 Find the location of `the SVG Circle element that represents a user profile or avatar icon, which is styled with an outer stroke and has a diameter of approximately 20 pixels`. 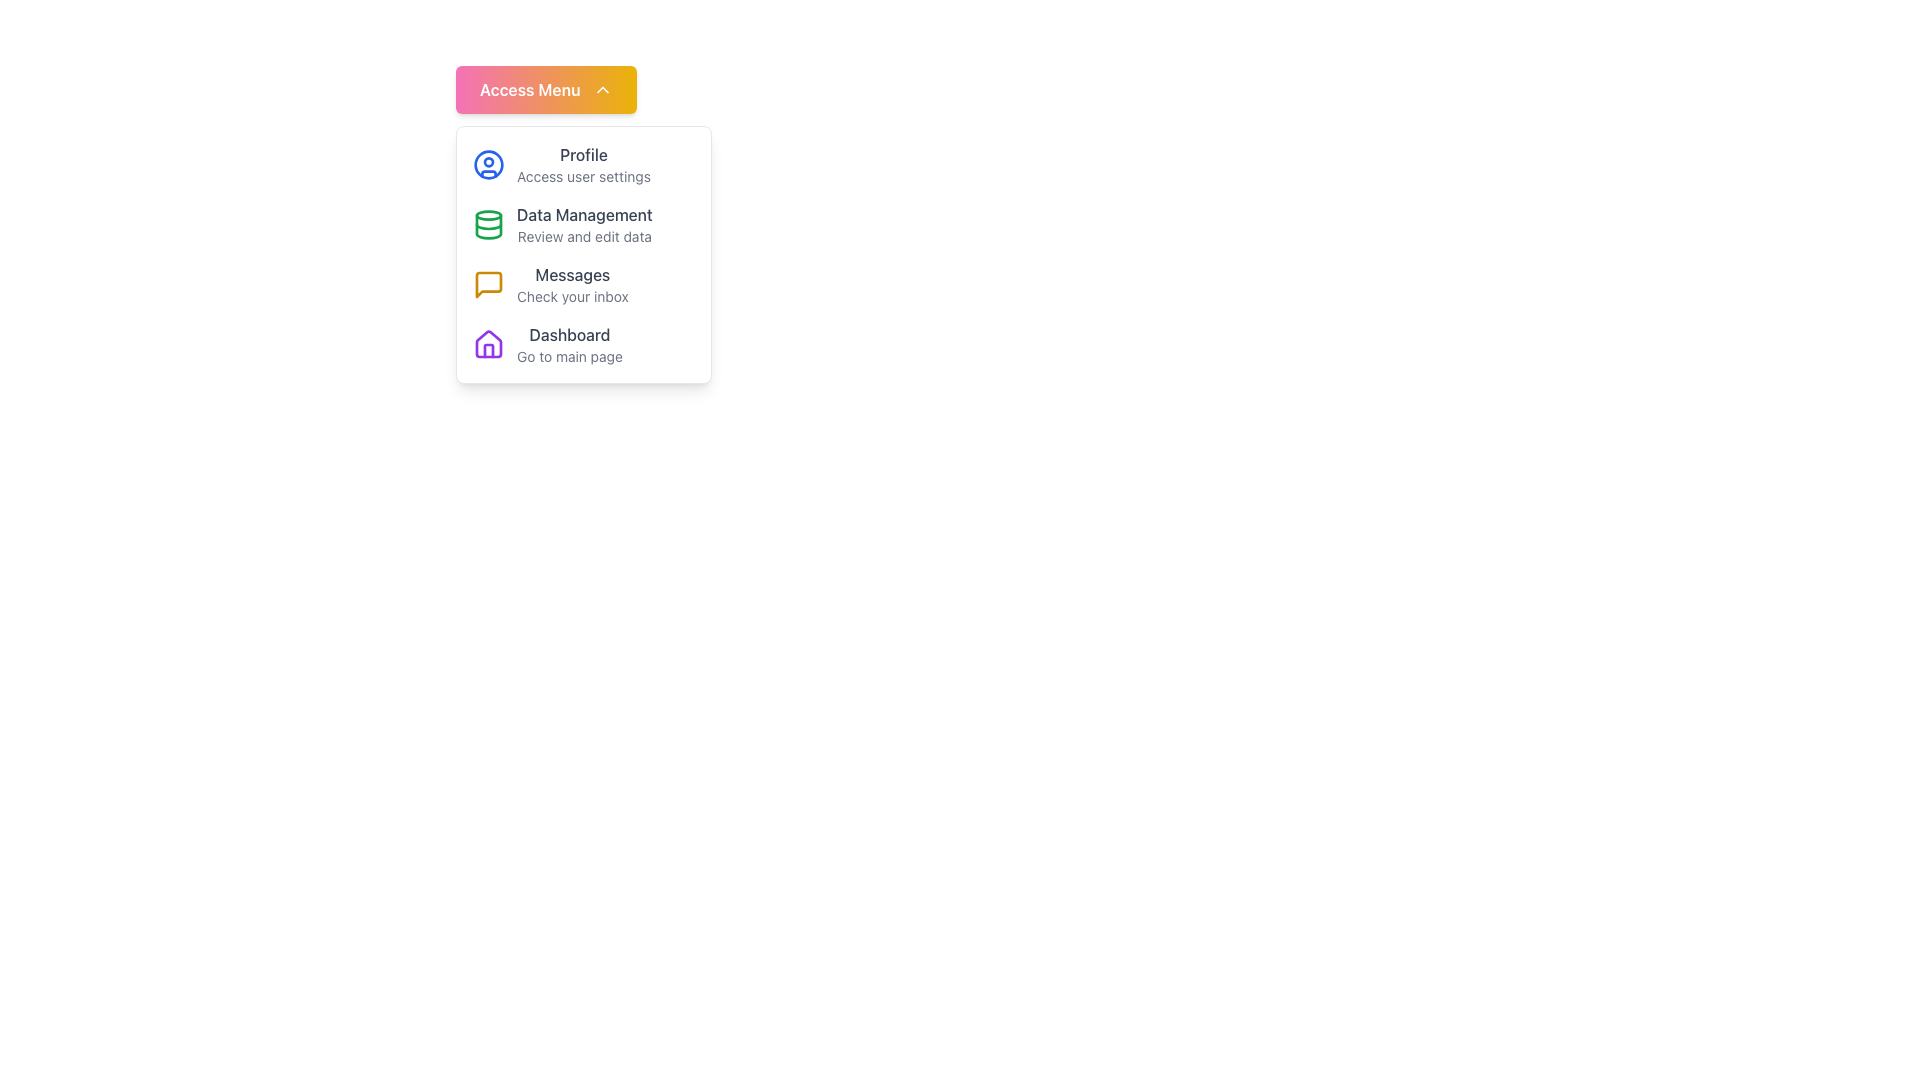

the SVG Circle element that represents a user profile or avatar icon, which is styled with an outer stroke and has a diameter of approximately 20 pixels is located at coordinates (489, 164).